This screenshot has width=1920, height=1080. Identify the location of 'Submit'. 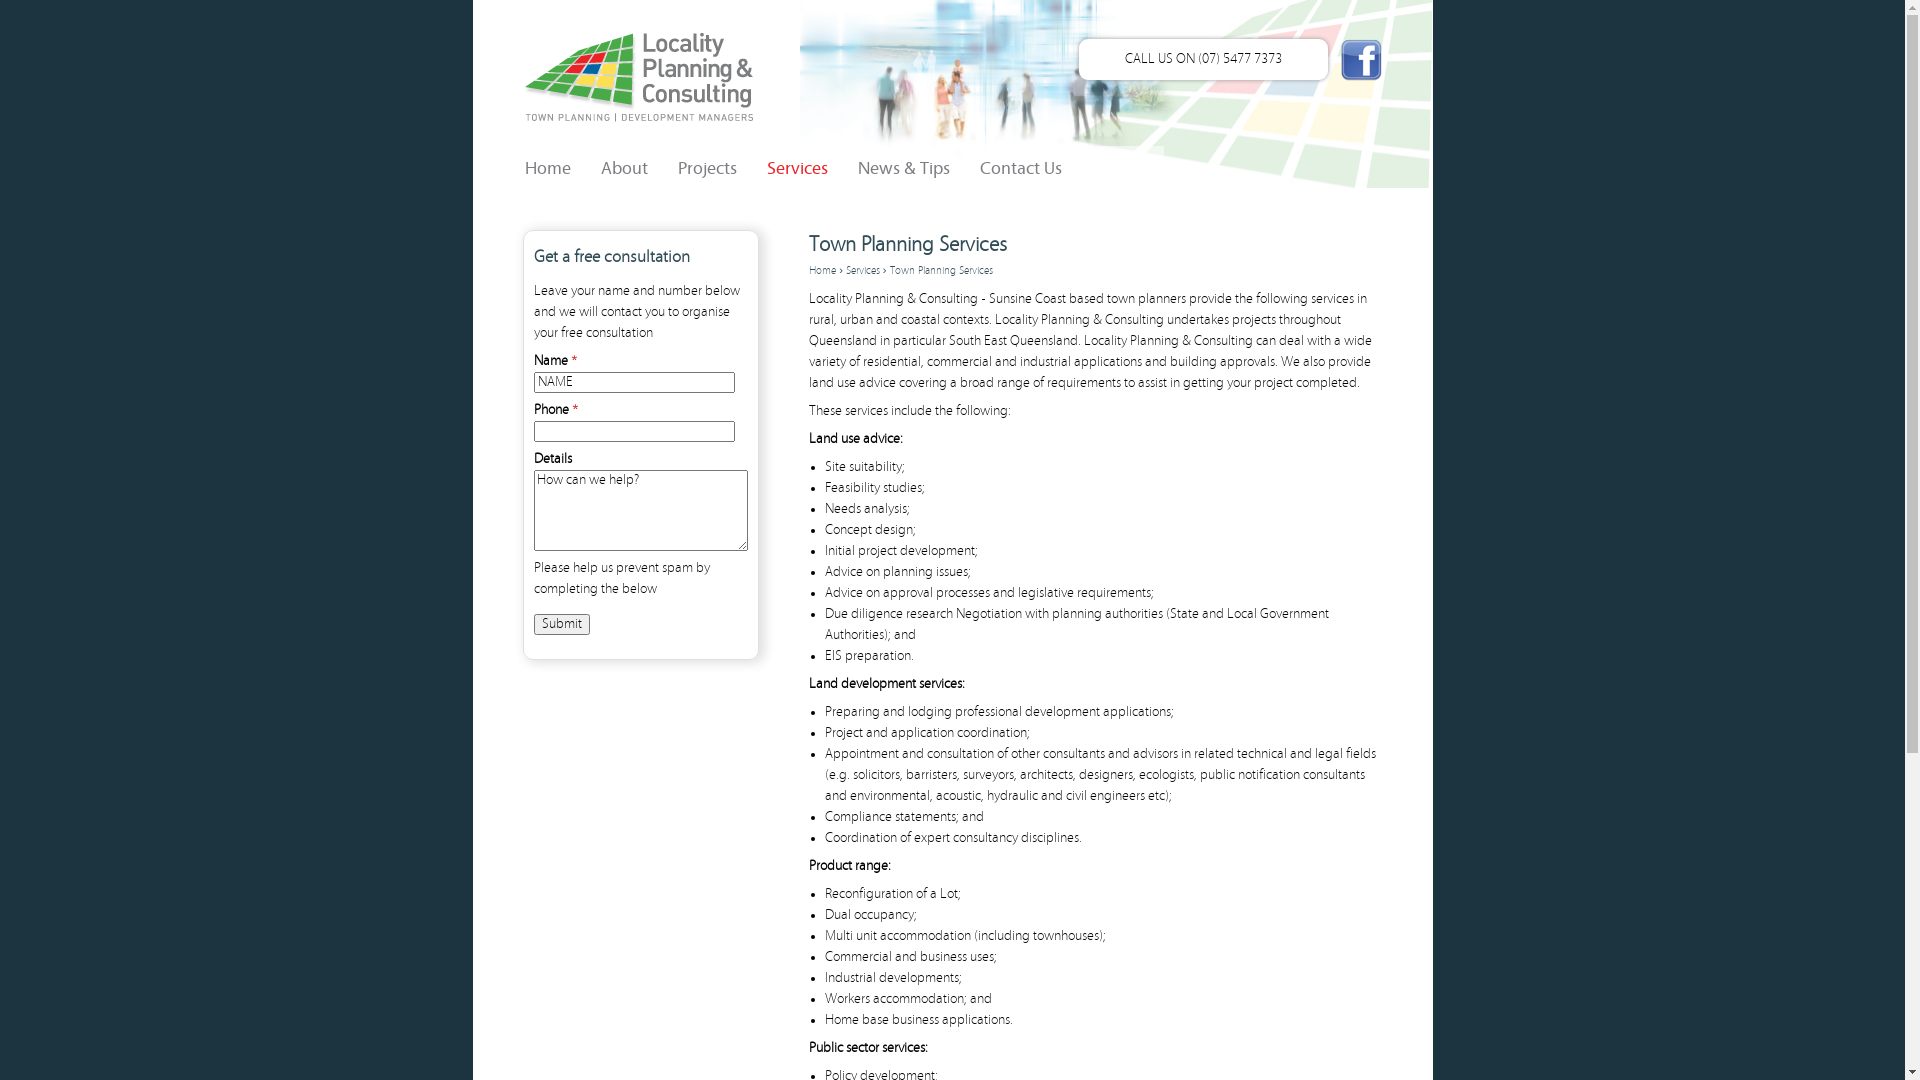
(533, 623).